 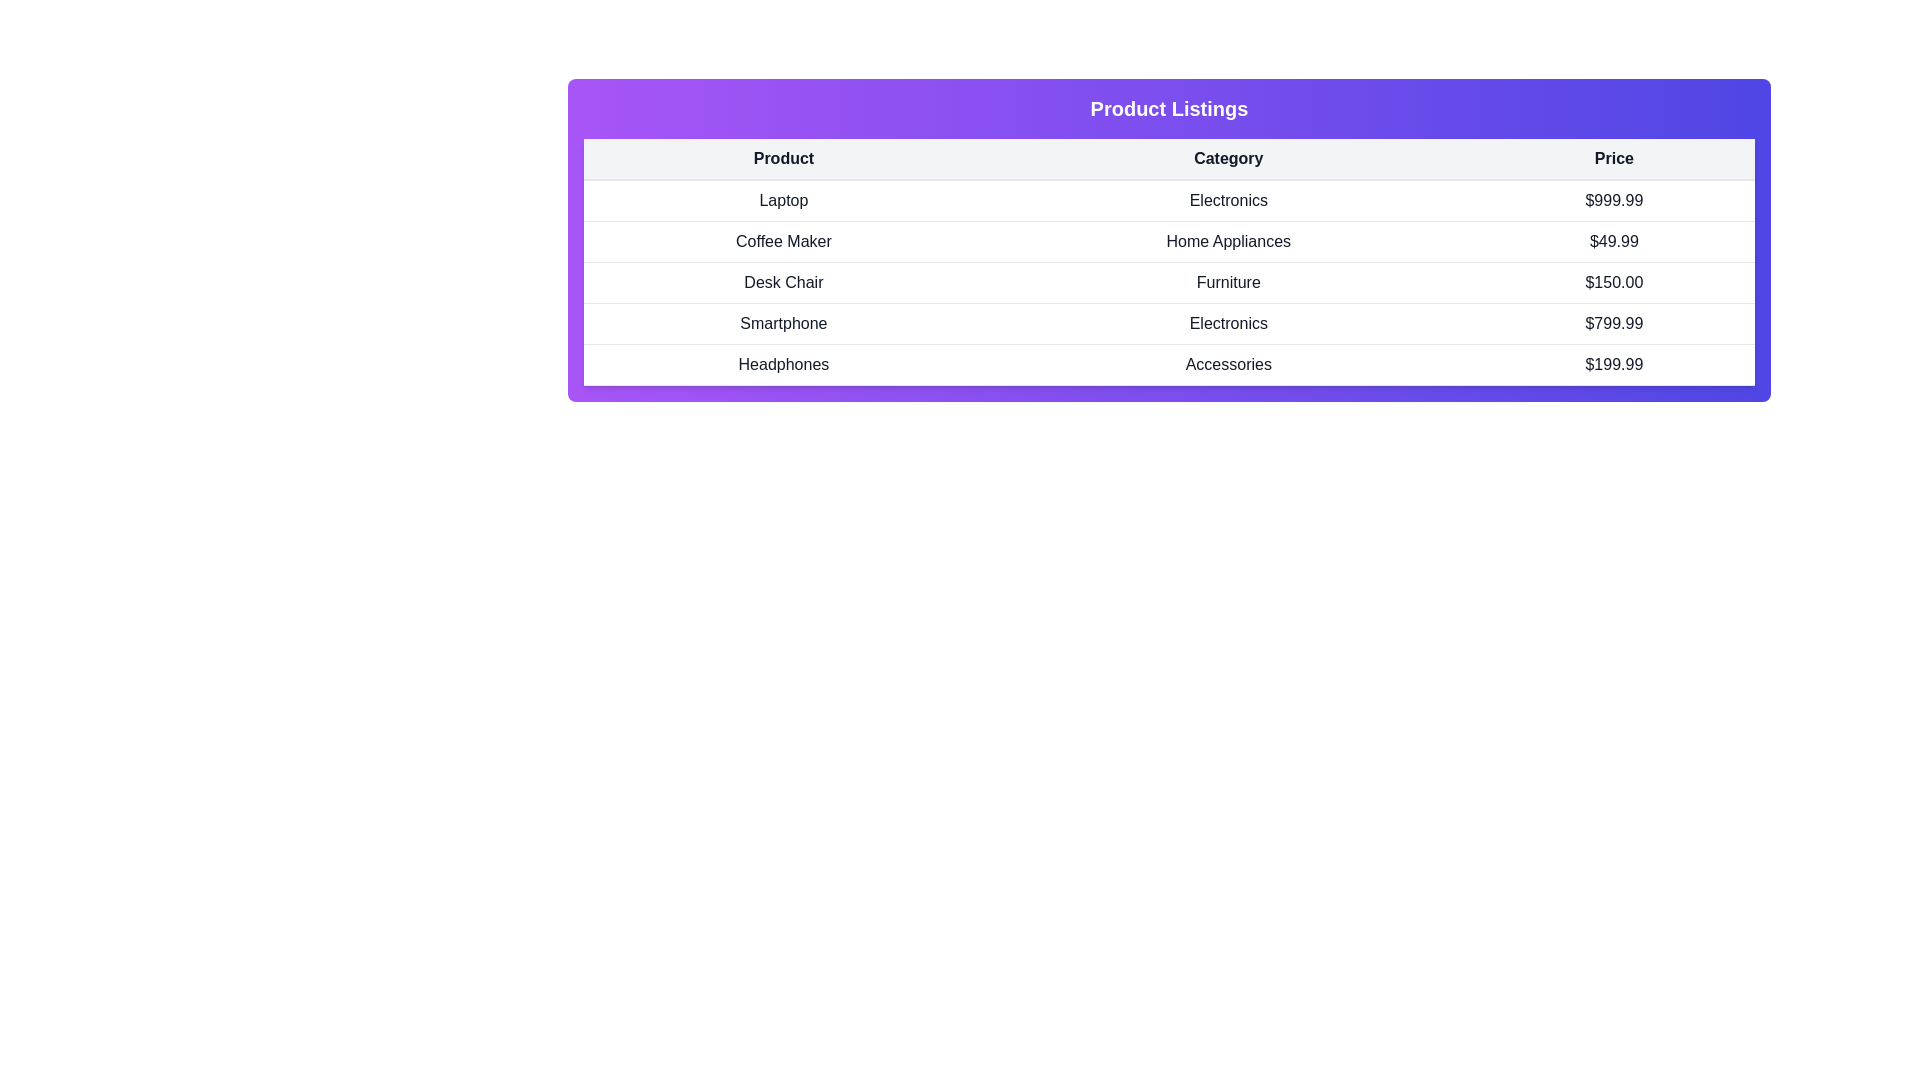 What do you see at coordinates (782, 200) in the screenshot?
I see `the text content of the 'Laptop' label in the 'Product' column of the first row of the table` at bounding box center [782, 200].